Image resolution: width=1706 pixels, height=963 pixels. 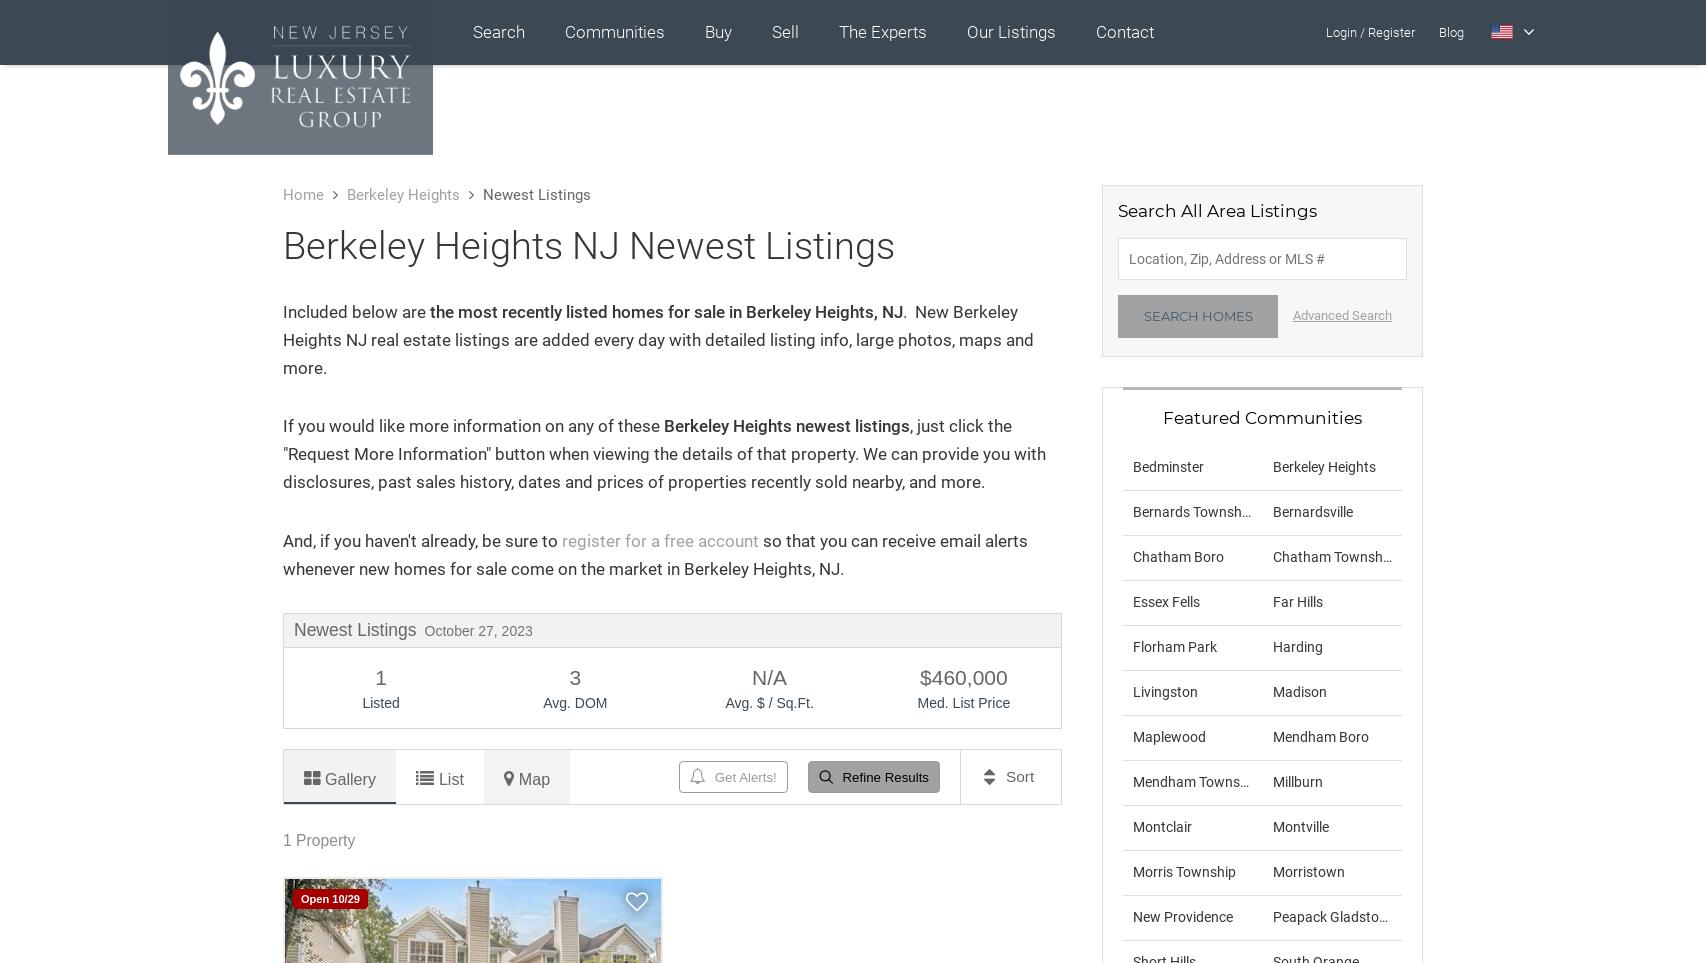 I want to click on 'Advanced Search', so click(x=1341, y=315).